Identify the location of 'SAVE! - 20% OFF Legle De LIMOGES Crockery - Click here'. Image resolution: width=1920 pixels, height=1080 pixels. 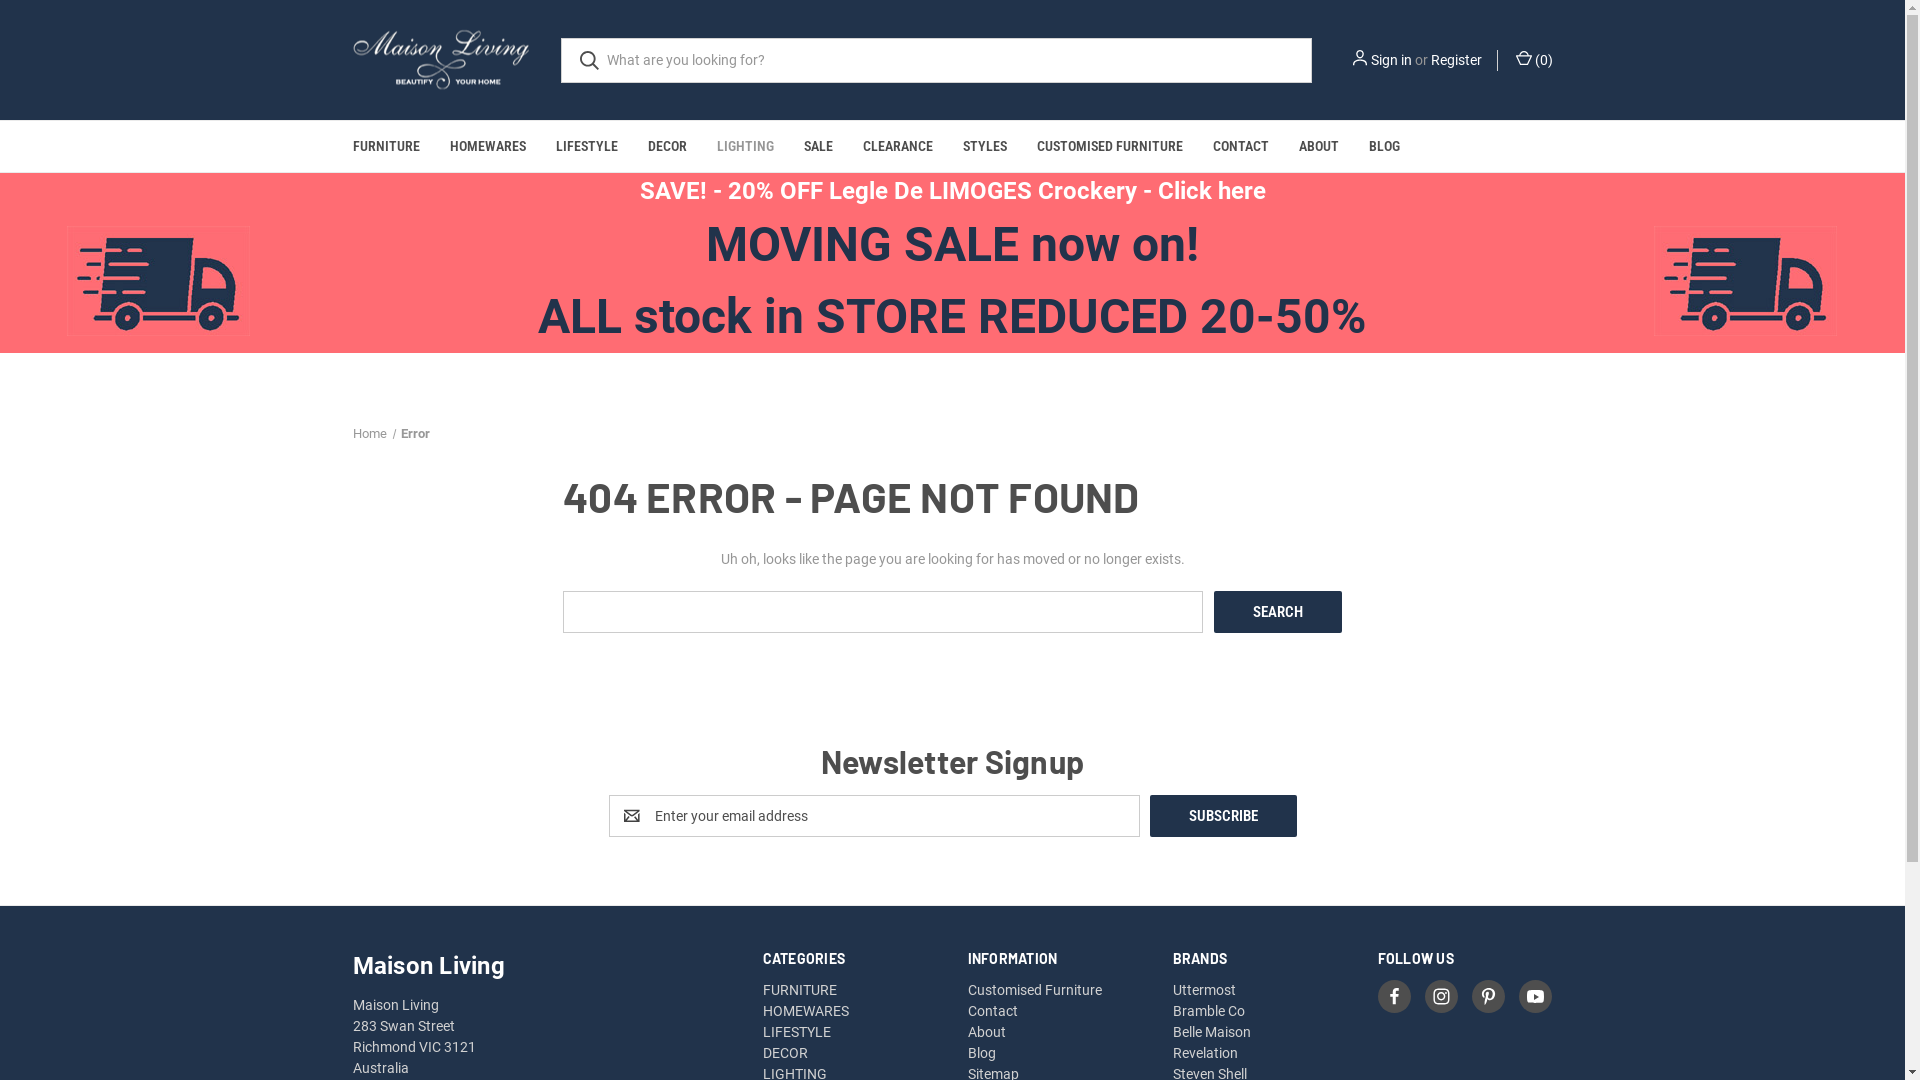
(952, 191).